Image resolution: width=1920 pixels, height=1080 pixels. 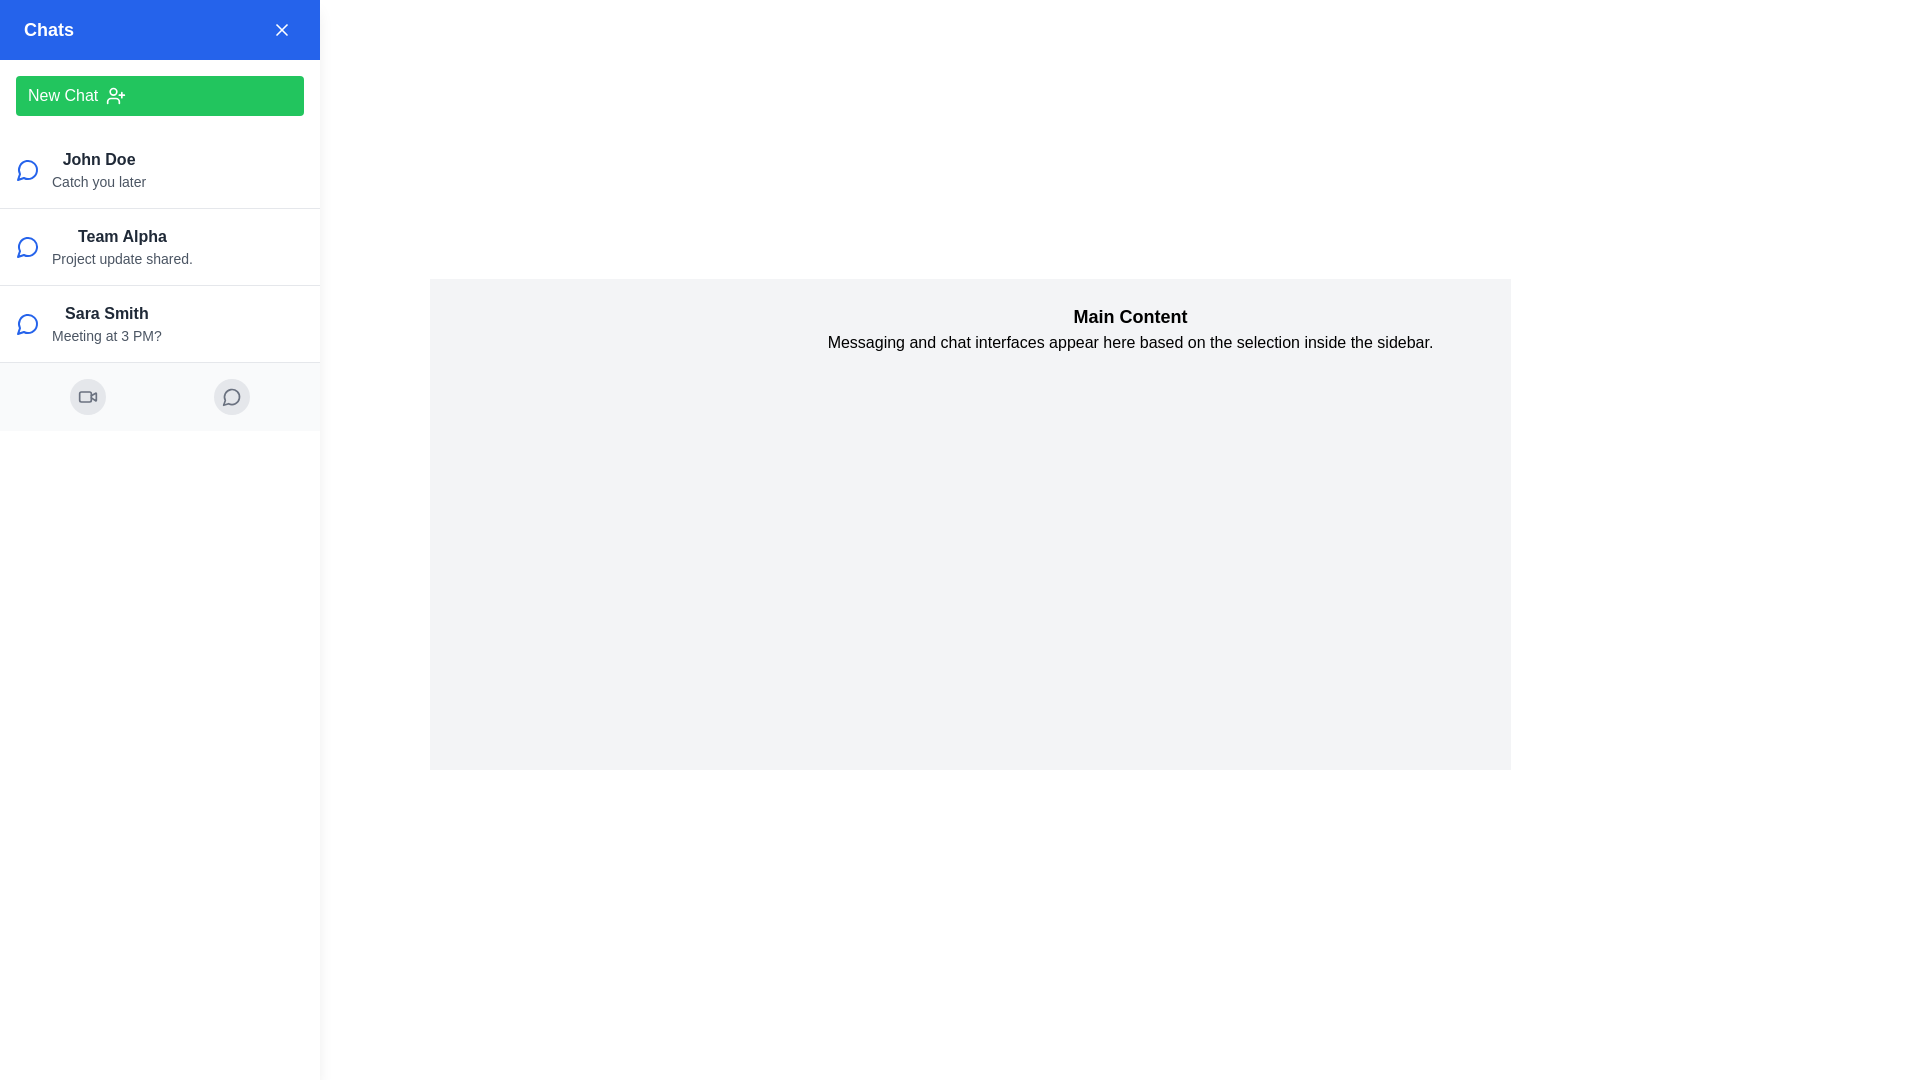 I want to click on the close icon button located in the top-left corner of the sidebar, so click(x=38, y=38).